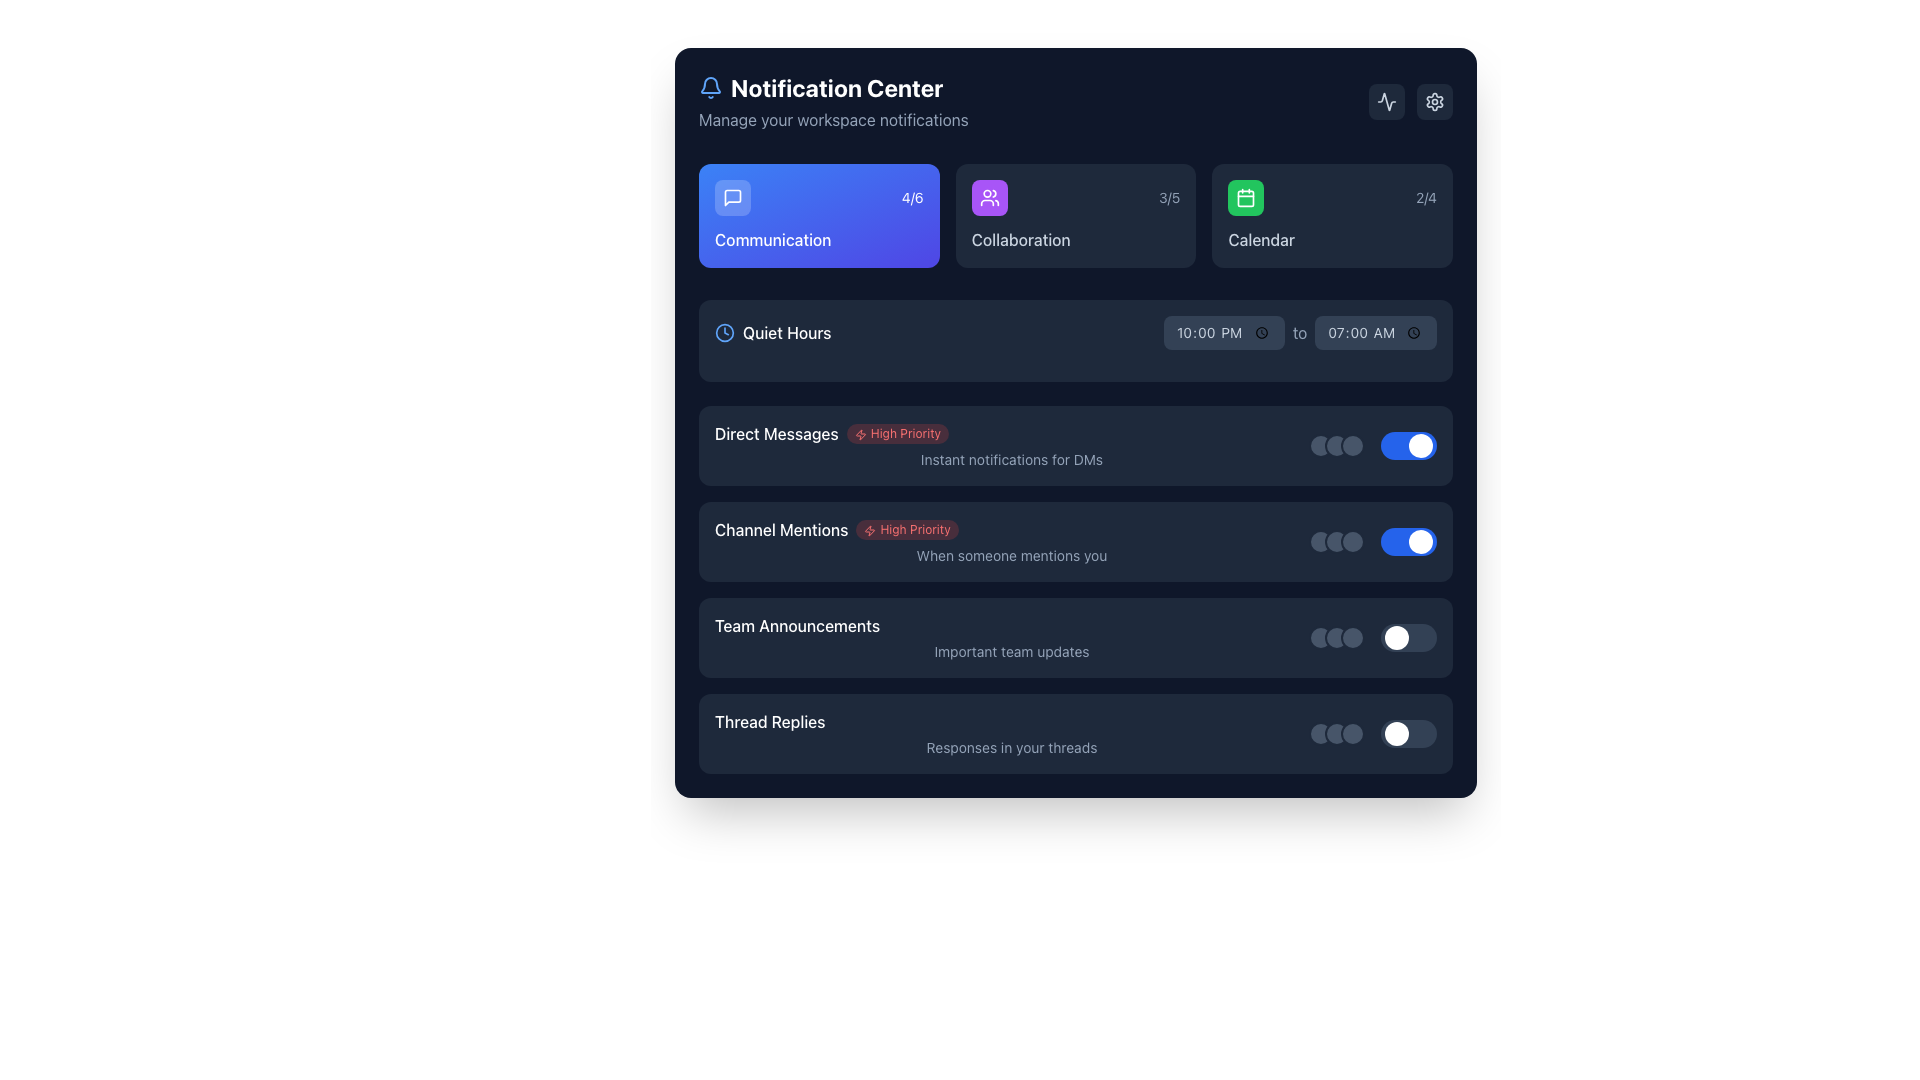  I want to click on the middle circular decorative element with a dark gray background and darker border in the horizontal cluster of three circles located near the bottom of the central panel, so click(1337, 733).